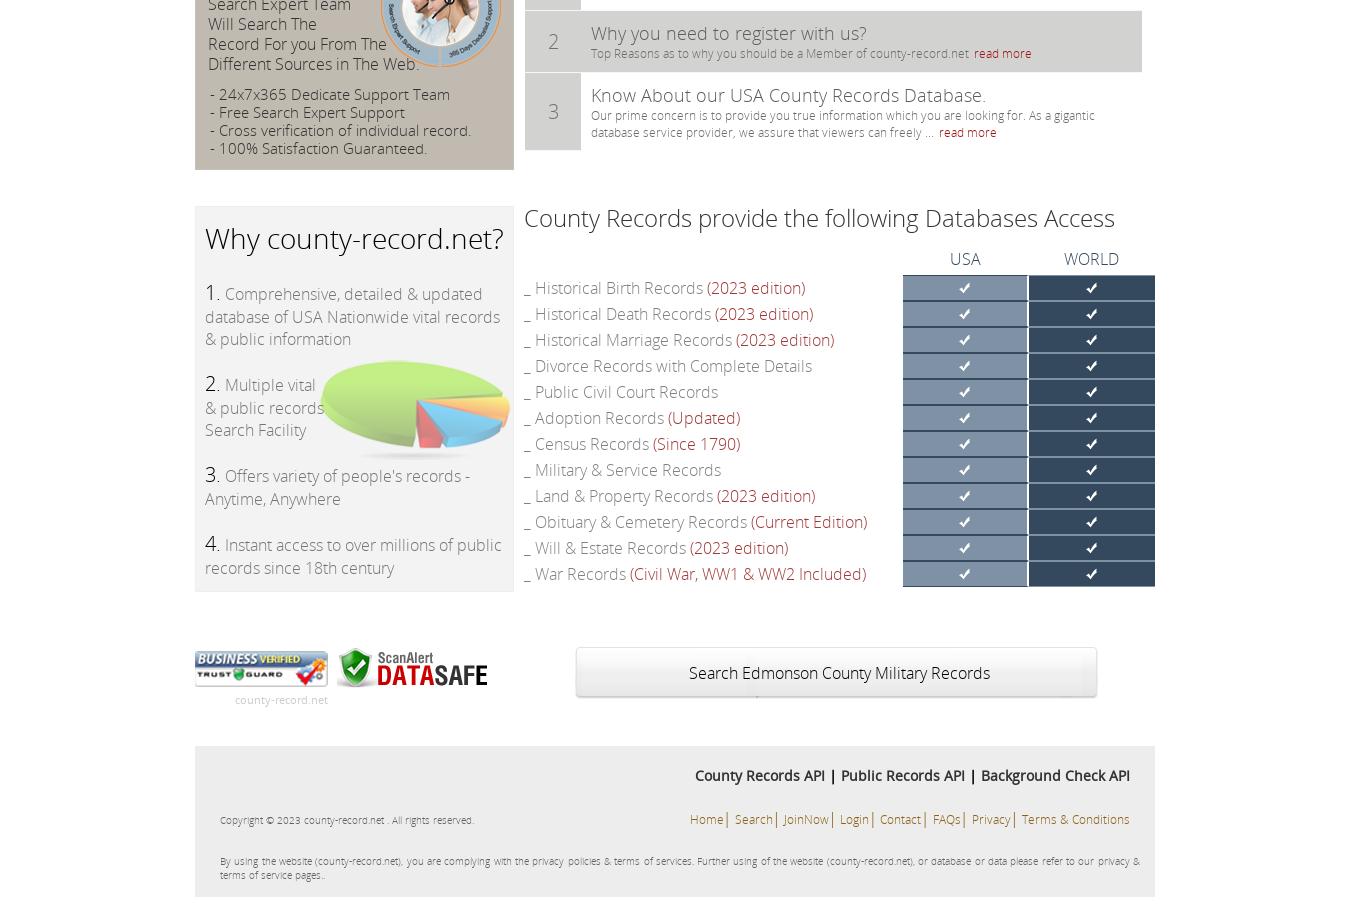 Image resolution: width=1350 pixels, height=915 pixels. Describe the element at coordinates (621, 390) in the screenshot. I see `'_ Public Civil Court Records'` at that location.